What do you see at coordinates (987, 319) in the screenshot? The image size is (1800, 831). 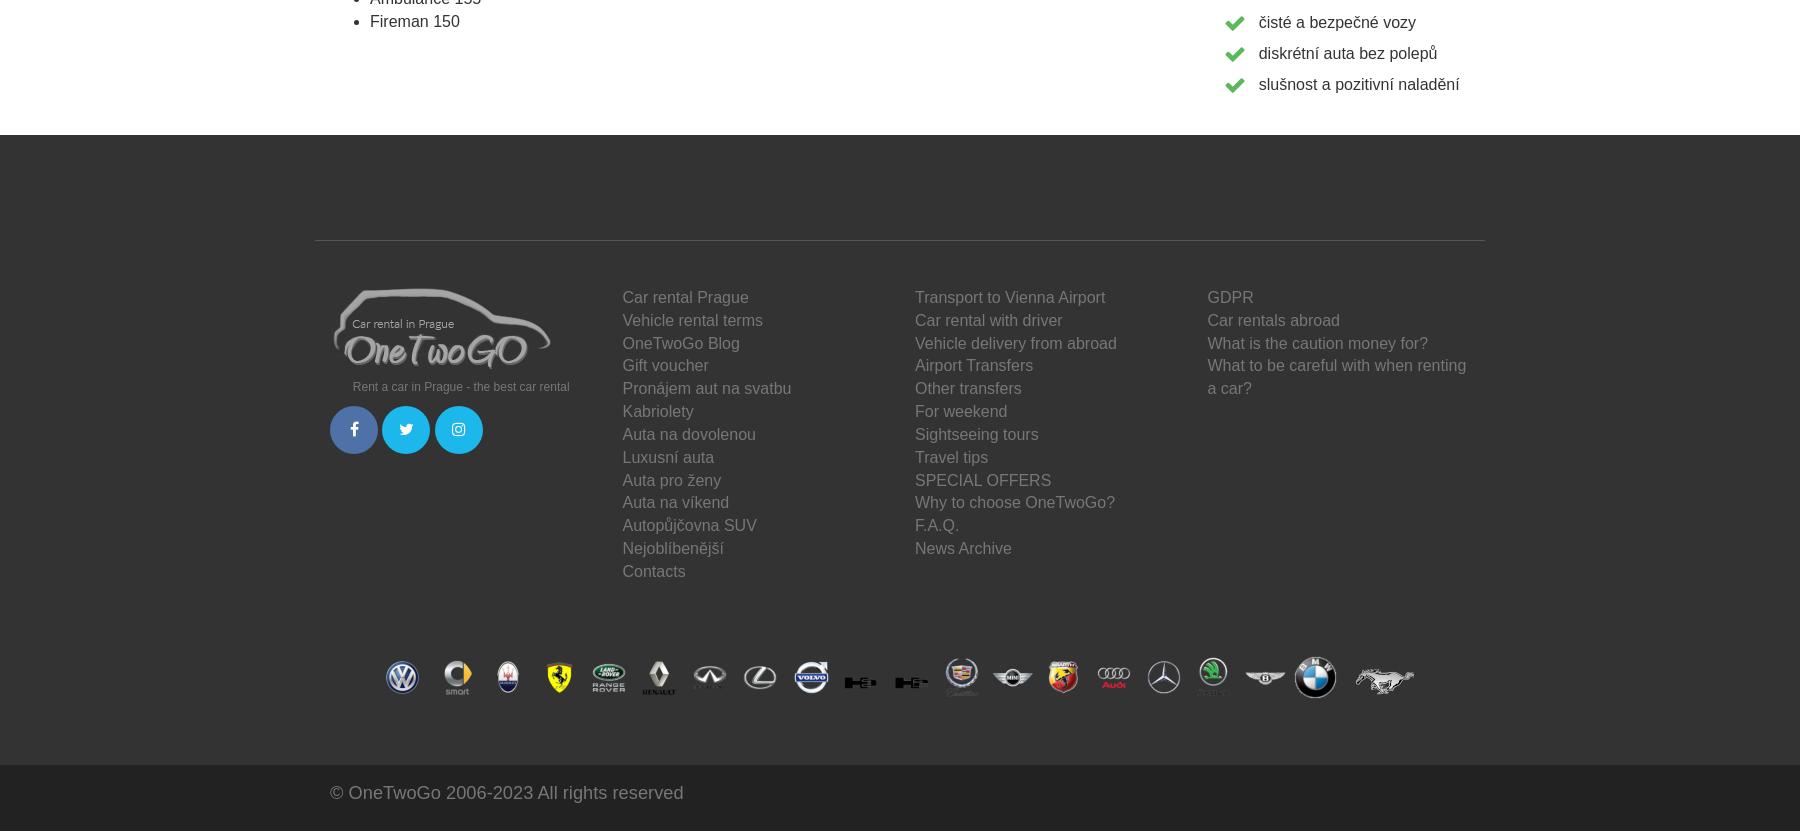 I see `'Car rental with driver'` at bounding box center [987, 319].